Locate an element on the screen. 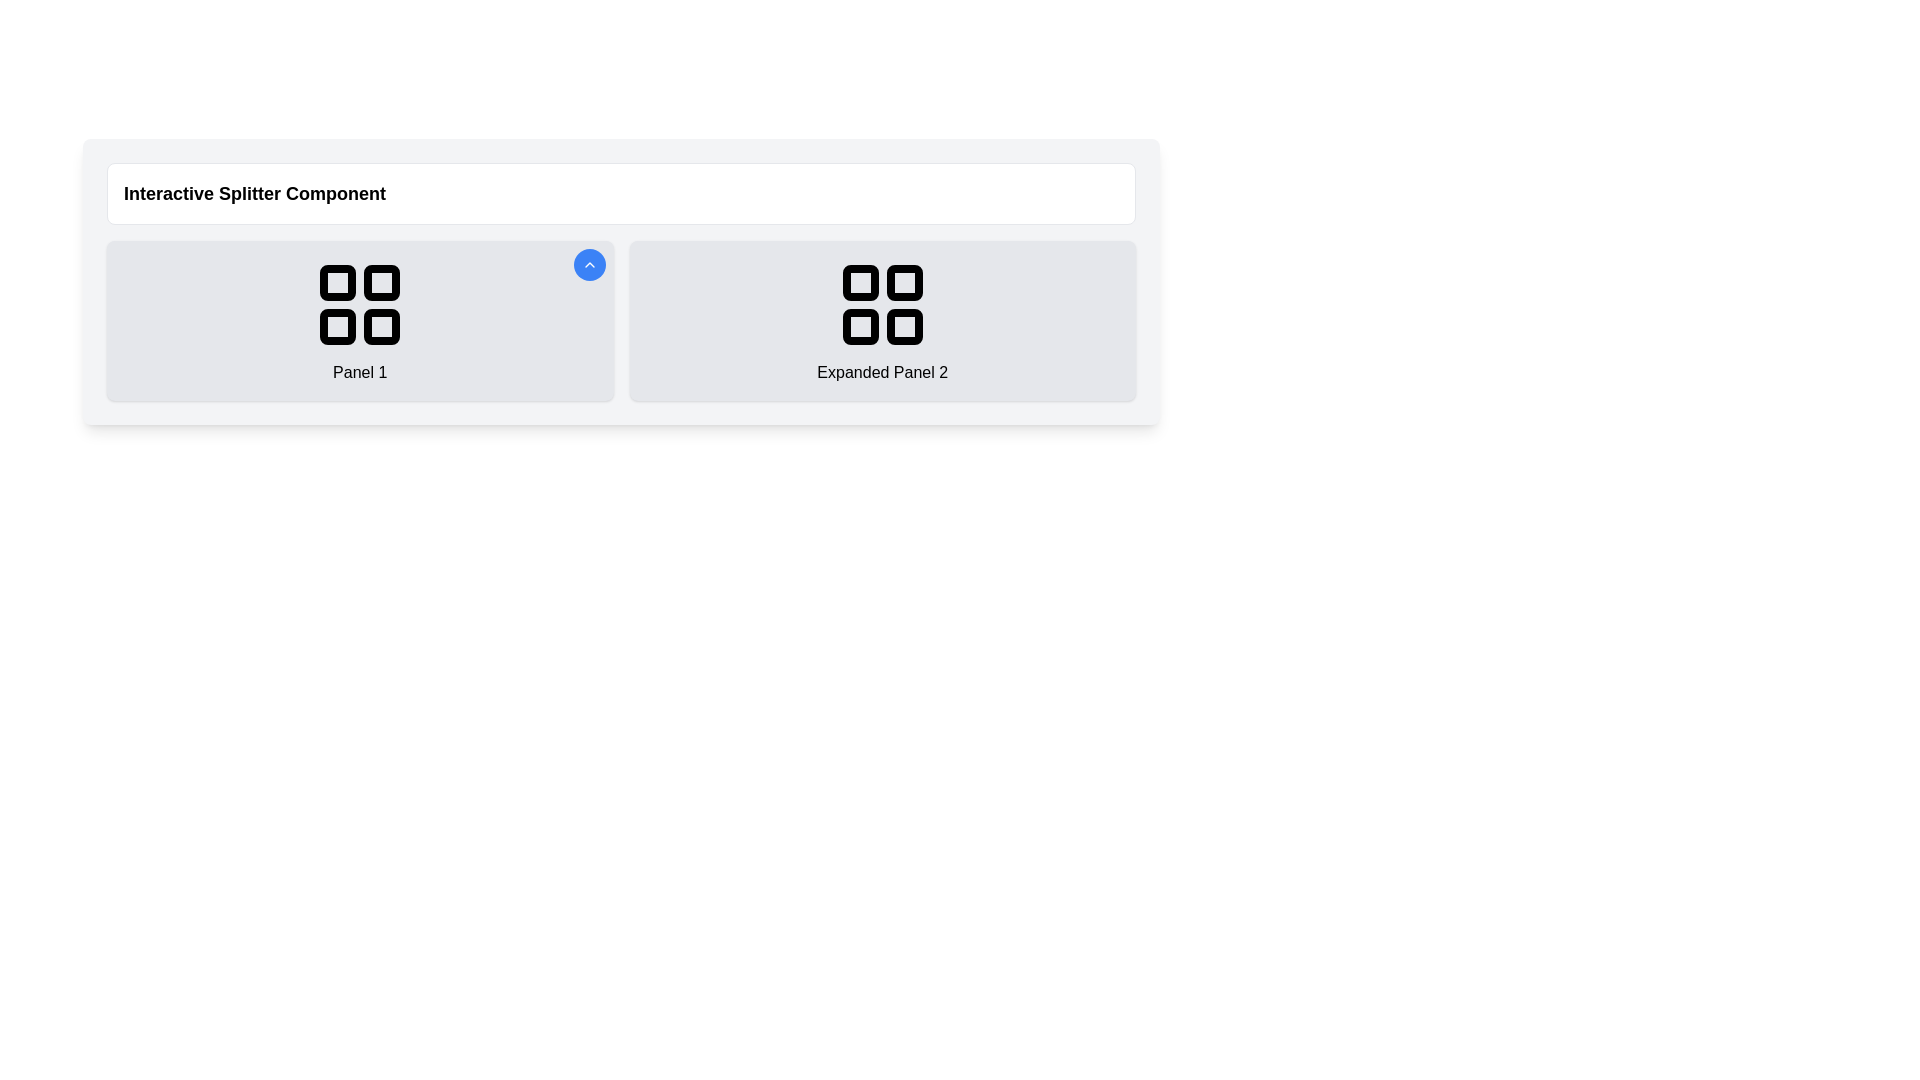  the interactive button in the top-right corner of 'Panel 1' is located at coordinates (588, 264).